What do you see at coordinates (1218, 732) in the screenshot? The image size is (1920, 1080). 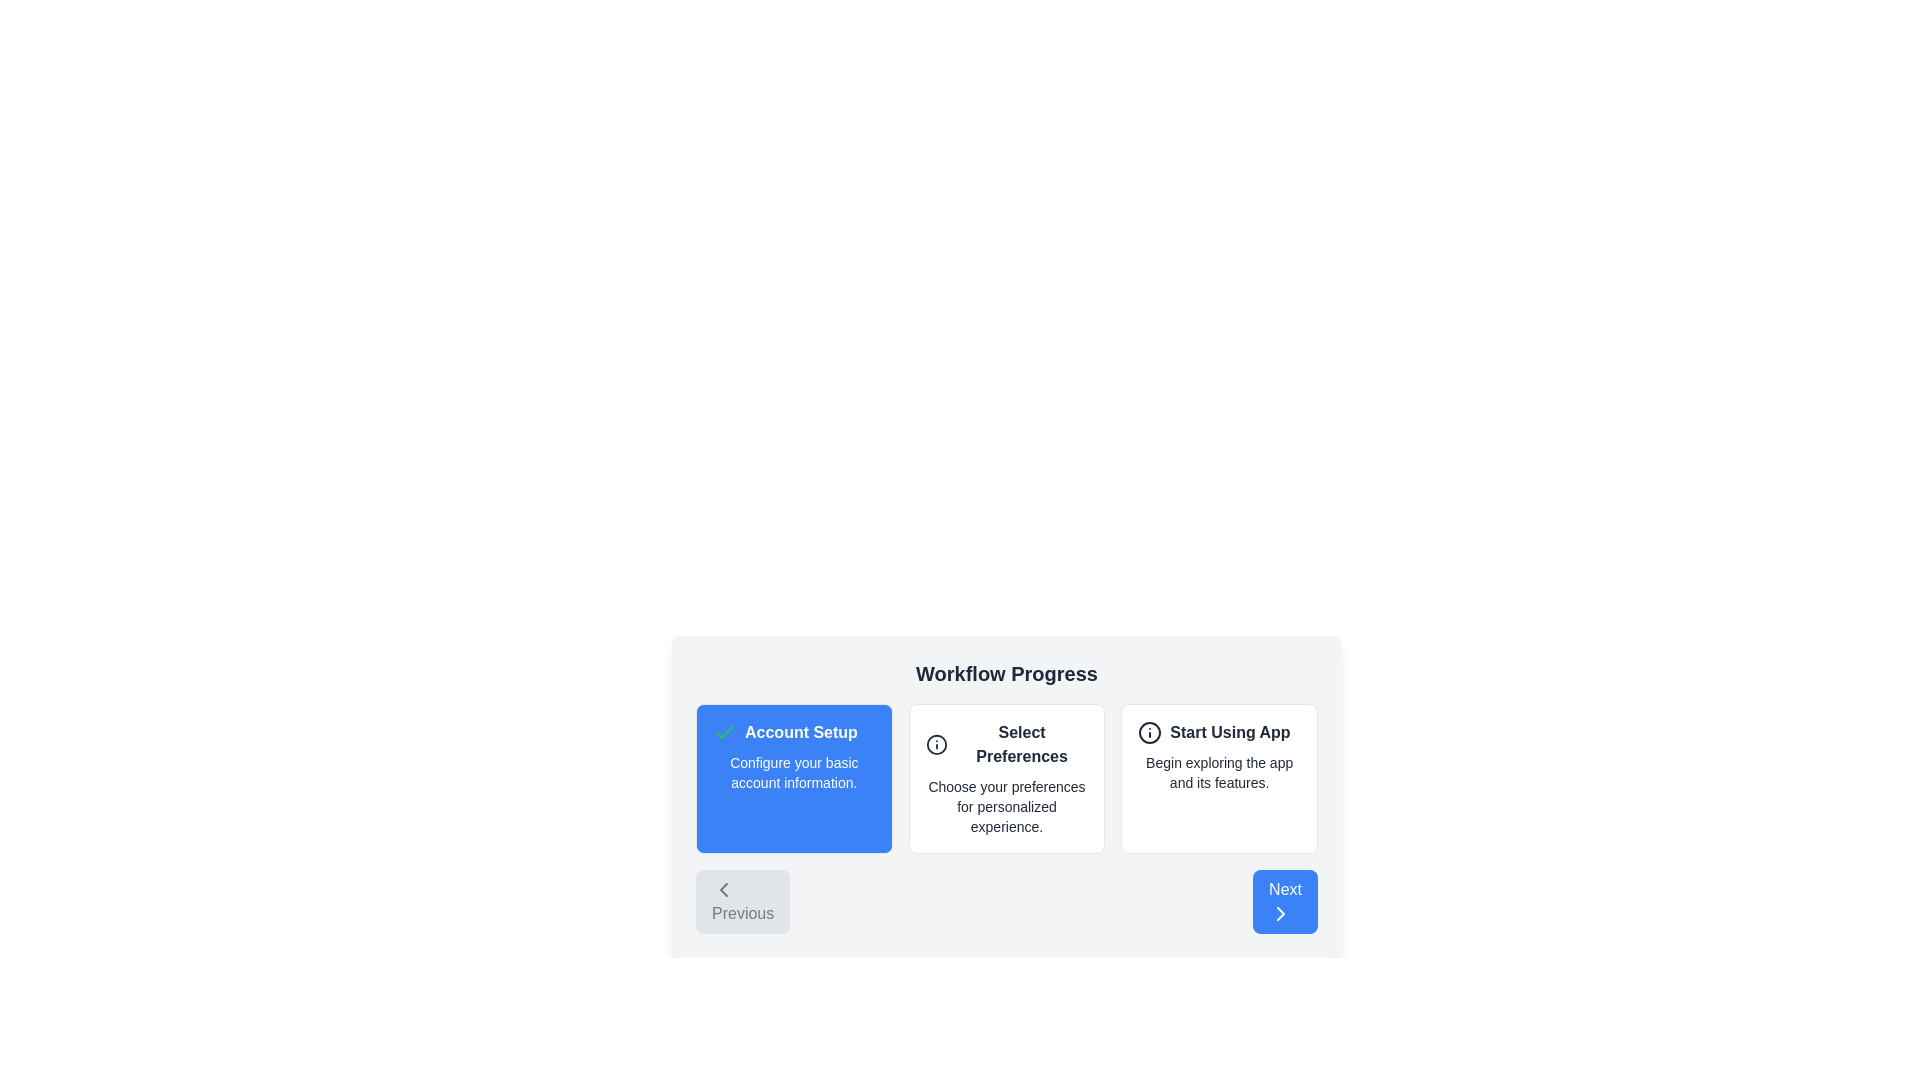 I see `text element 'Start Using App' located in the third card of the workflow progress section, which is styled in bold and positioned next to an information icon` at bounding box center [1218, 732].